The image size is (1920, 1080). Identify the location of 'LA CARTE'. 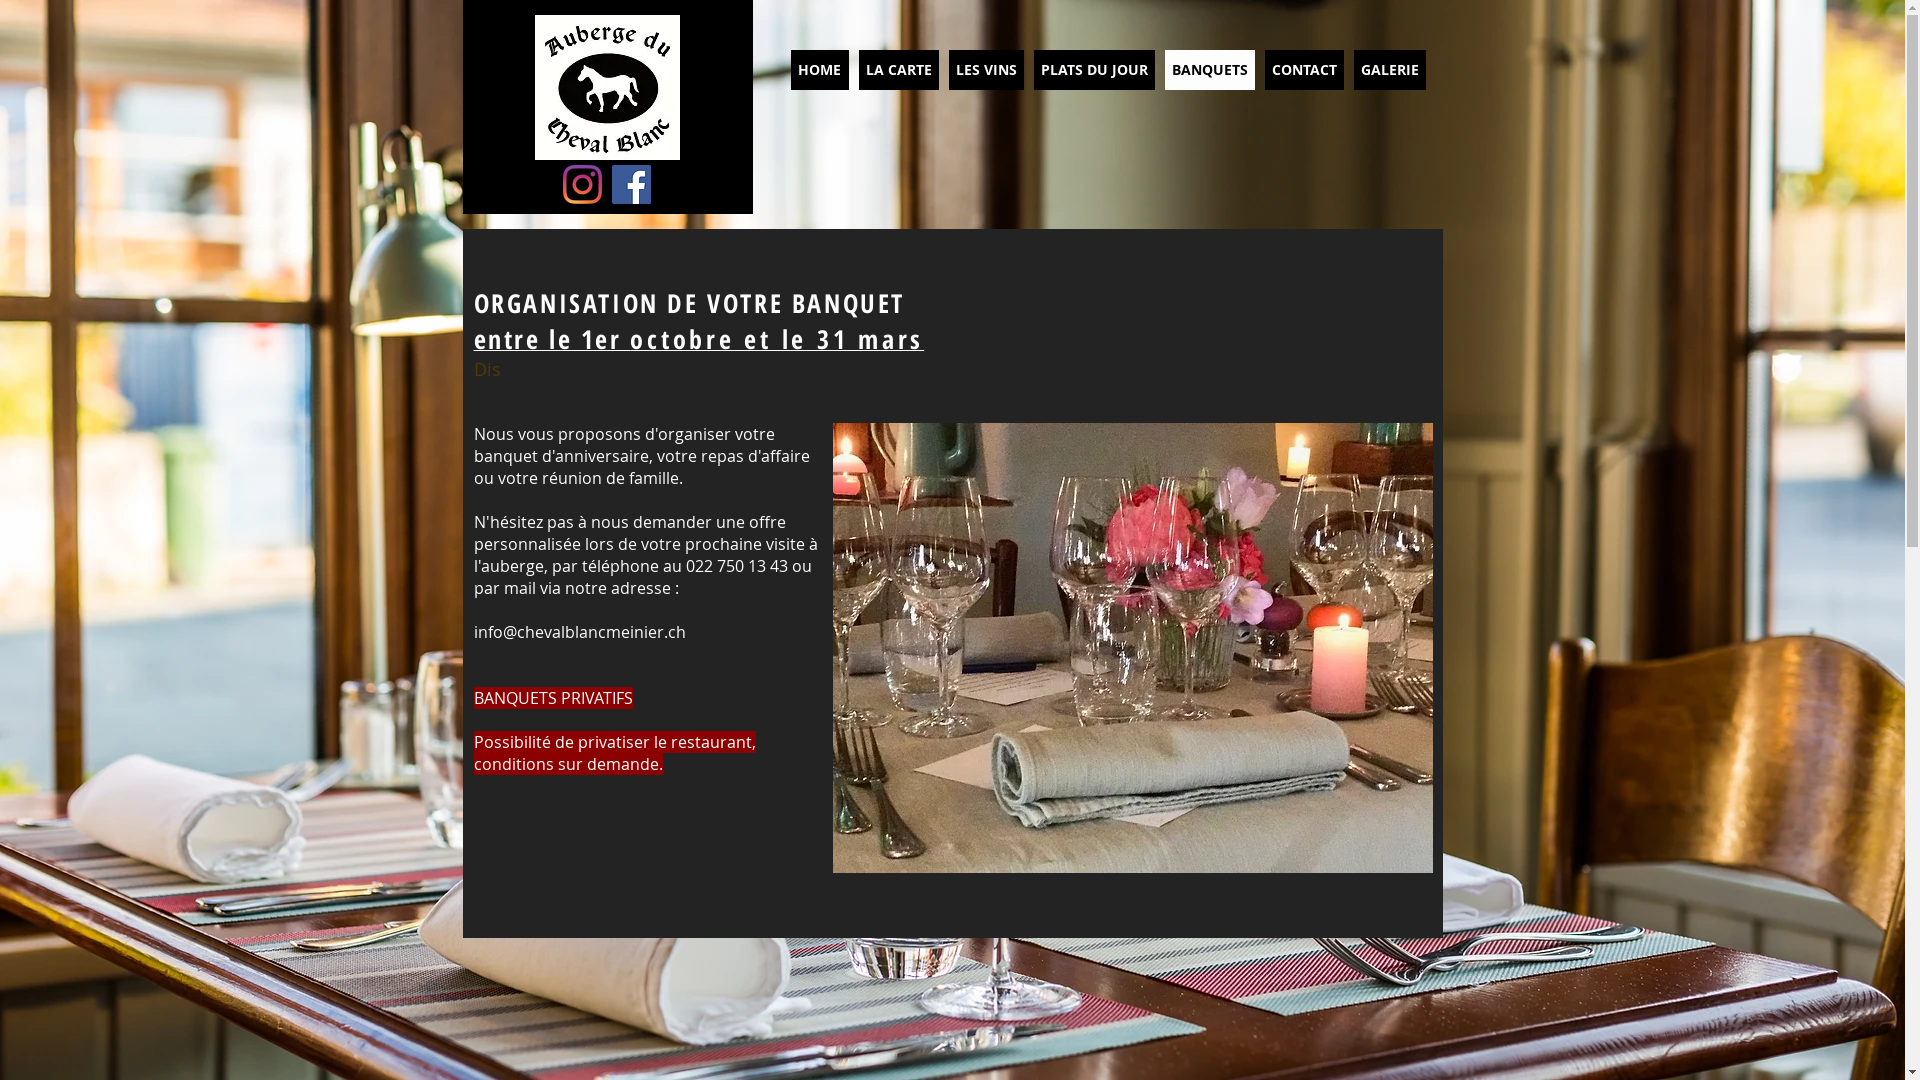
(896, 68).